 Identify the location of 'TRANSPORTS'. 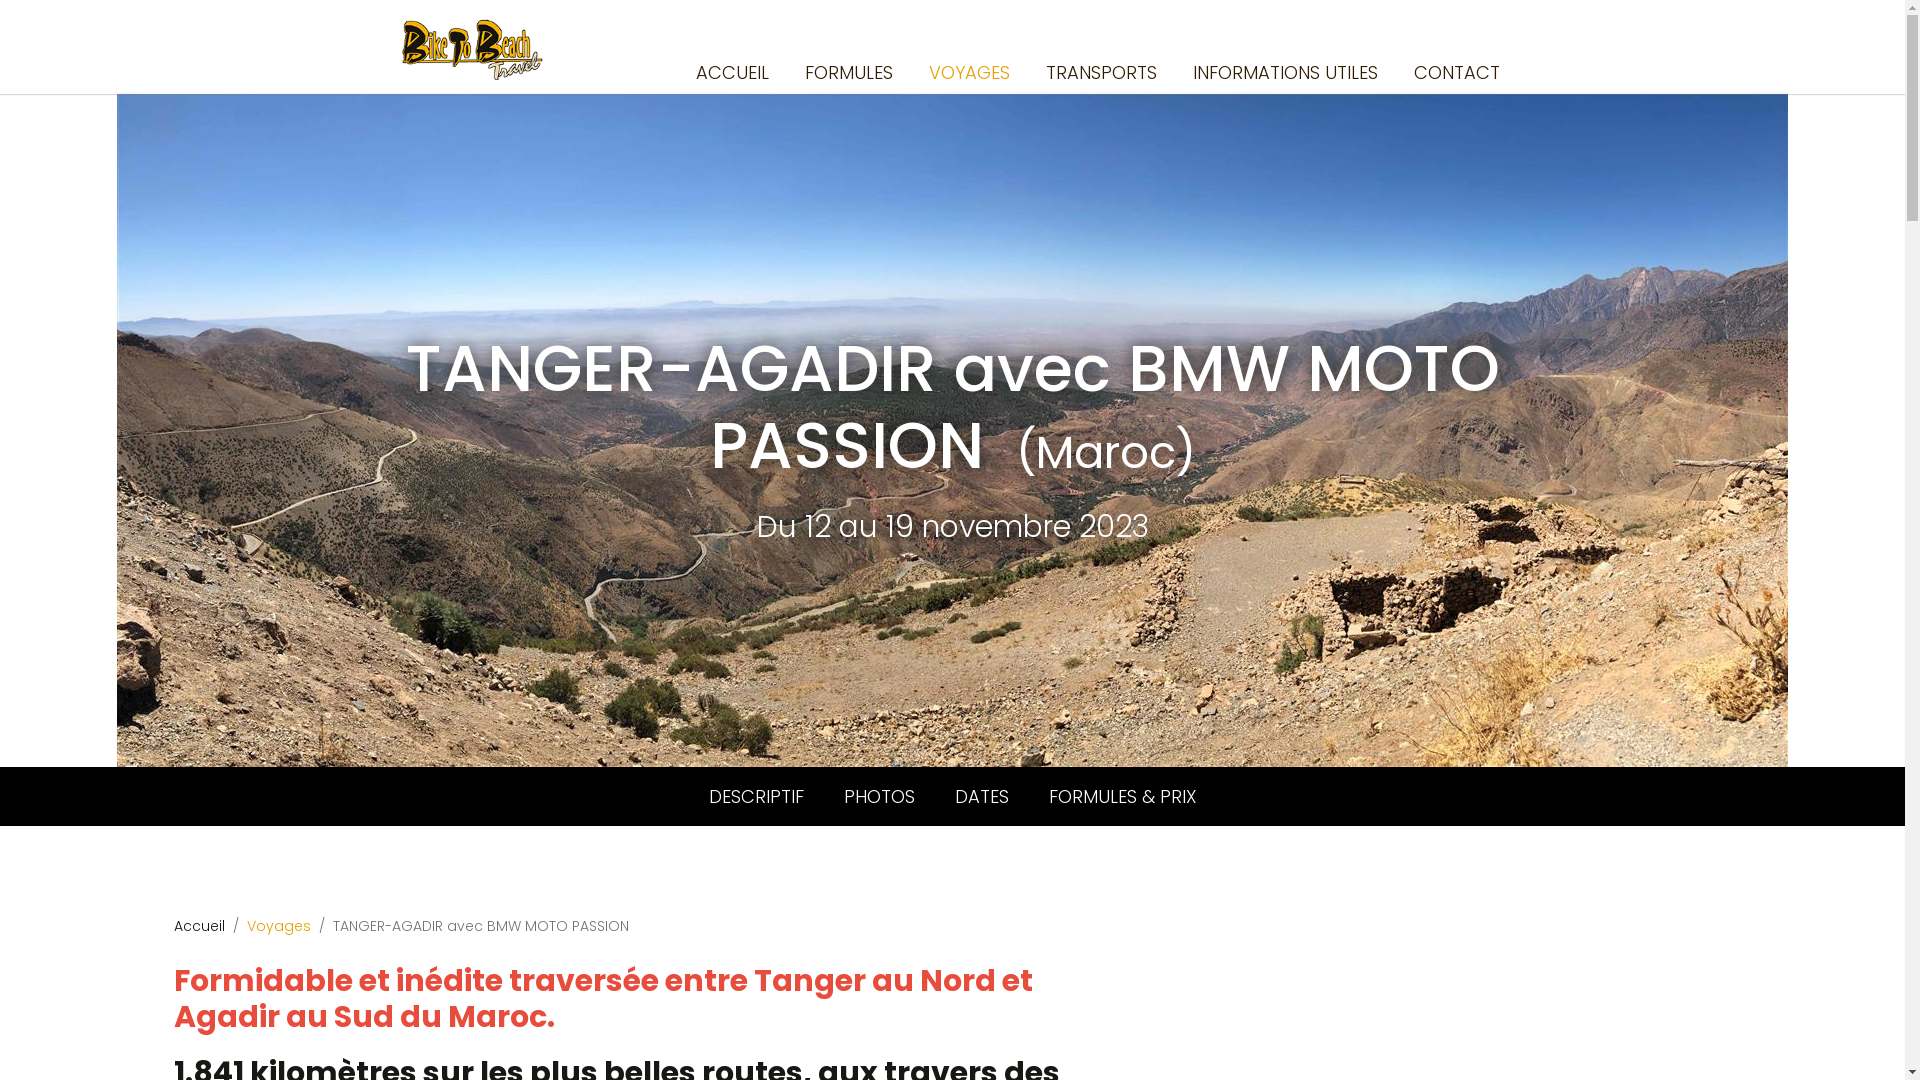
(1100, 71).